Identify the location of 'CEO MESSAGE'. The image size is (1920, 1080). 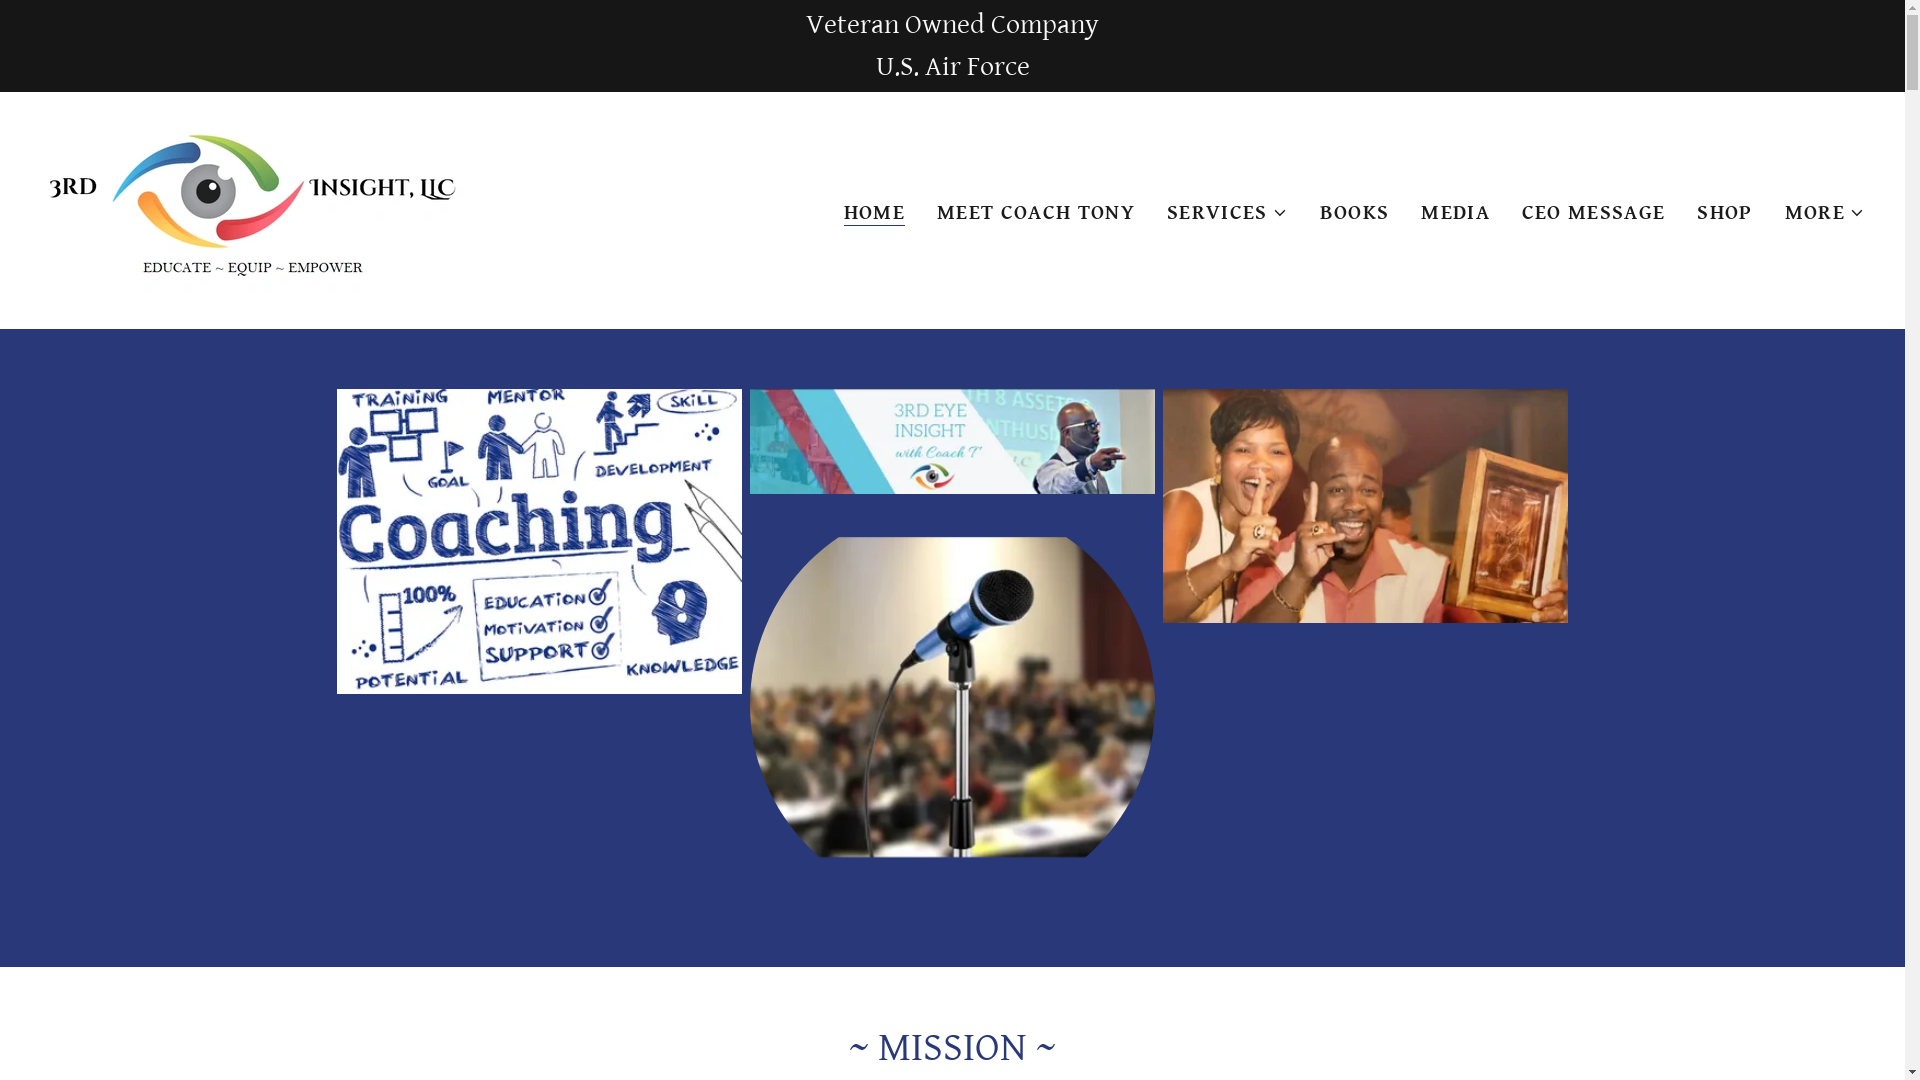
(1592, 212).